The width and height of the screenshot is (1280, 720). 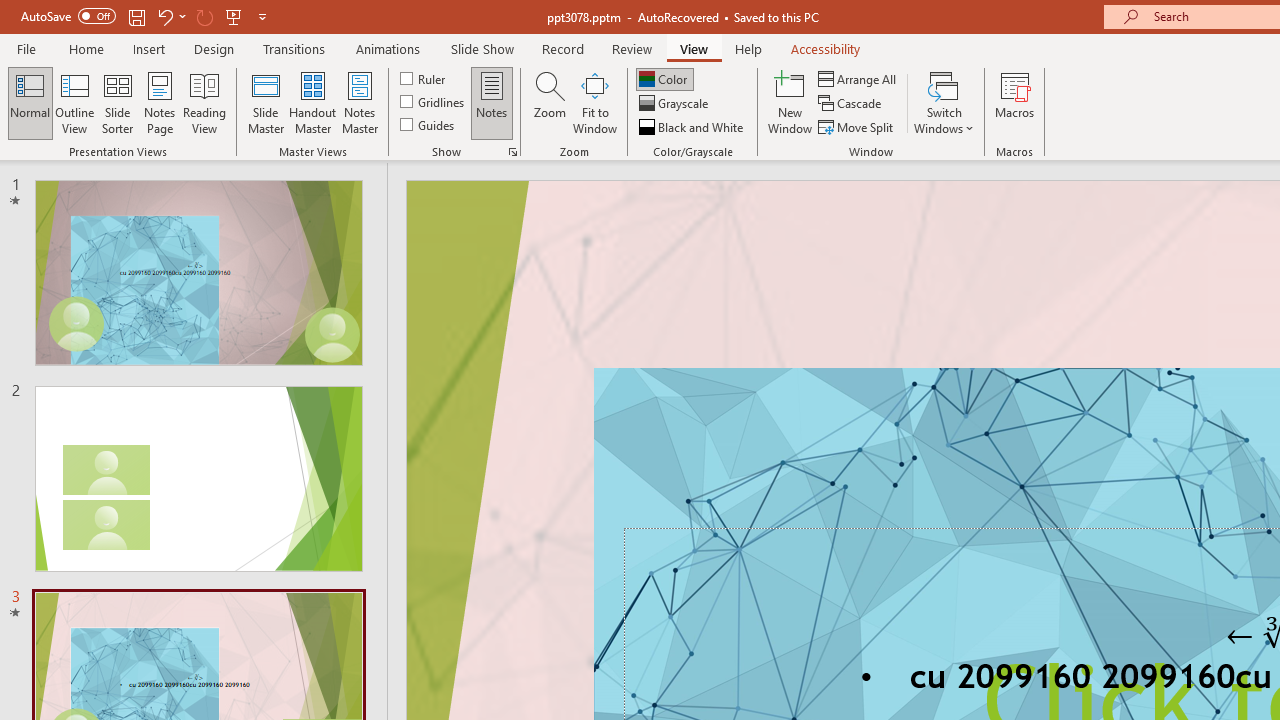 I want to click on 'Design', so click(x=214, y=48).